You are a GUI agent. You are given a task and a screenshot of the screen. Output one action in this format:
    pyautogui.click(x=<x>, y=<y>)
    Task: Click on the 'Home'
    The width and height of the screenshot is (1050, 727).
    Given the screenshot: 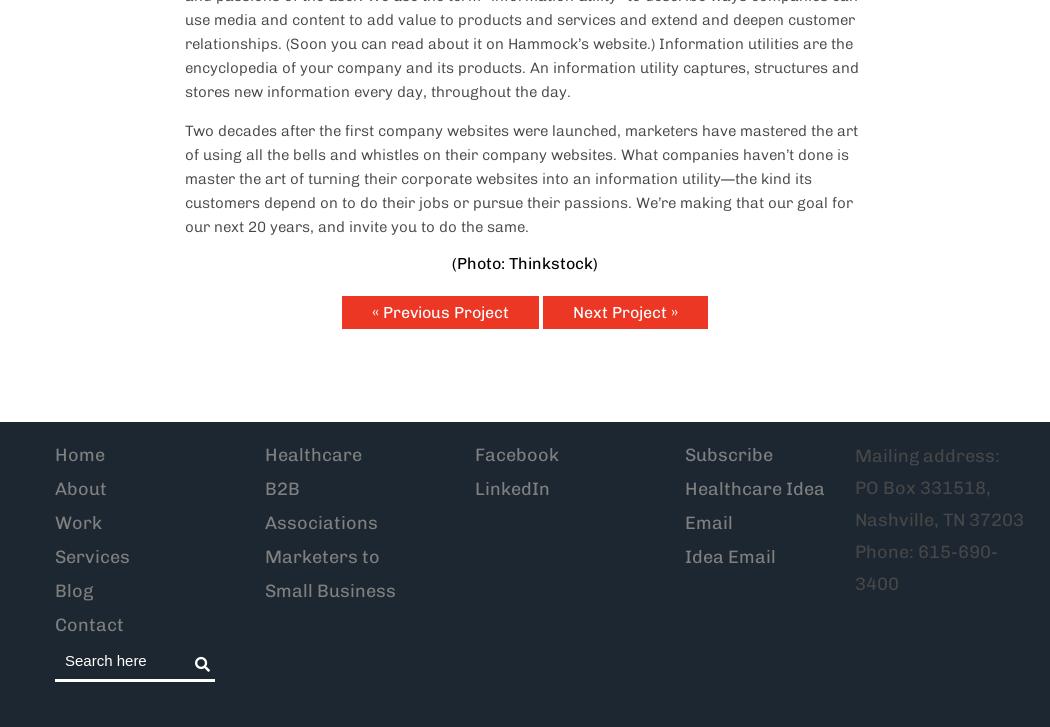 What is the action you would take?
    pyautogui.click(x=80, y=454)
    